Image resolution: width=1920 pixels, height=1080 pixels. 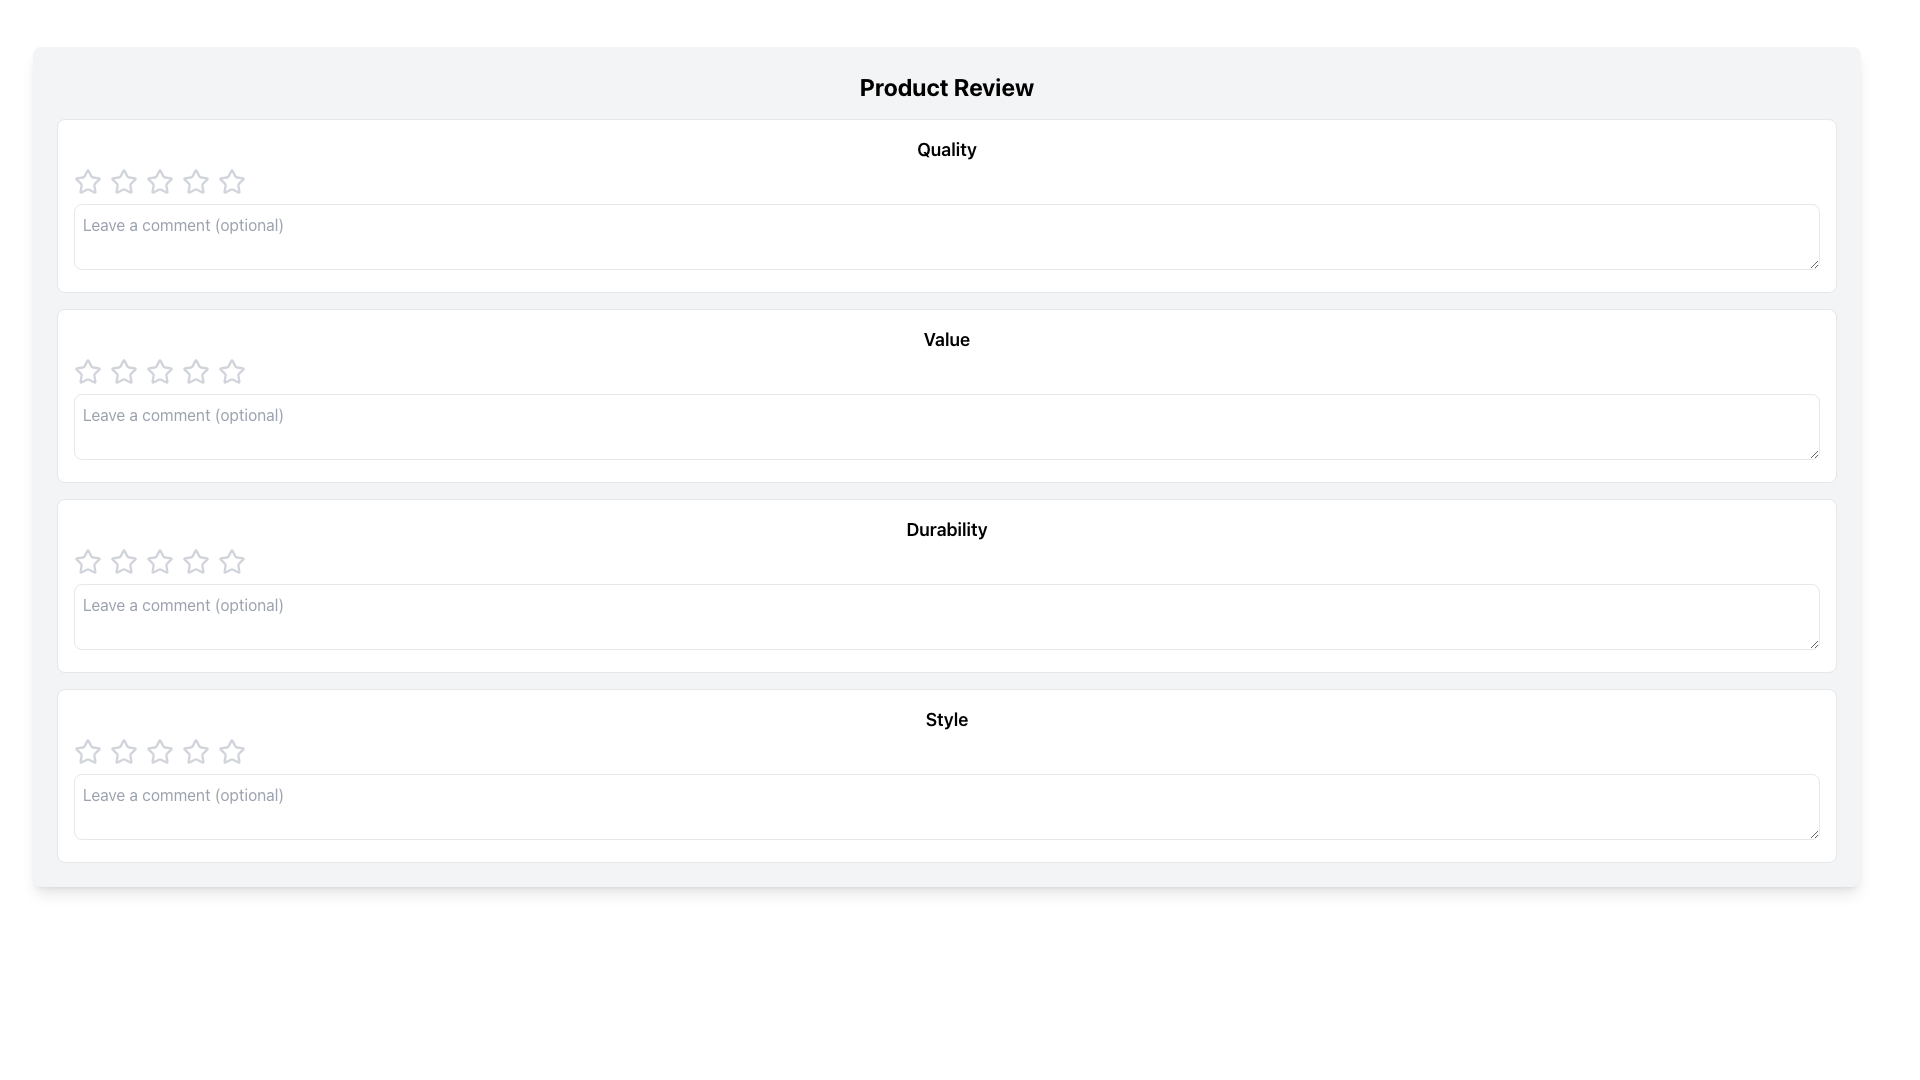 What do you see at coordinates (86, 181) in the screenshot?
I see `the first rating star icon, which is part of a sequence of five stars used for rating, located below the heading 'Quality'` at bounding box center [86, 181].